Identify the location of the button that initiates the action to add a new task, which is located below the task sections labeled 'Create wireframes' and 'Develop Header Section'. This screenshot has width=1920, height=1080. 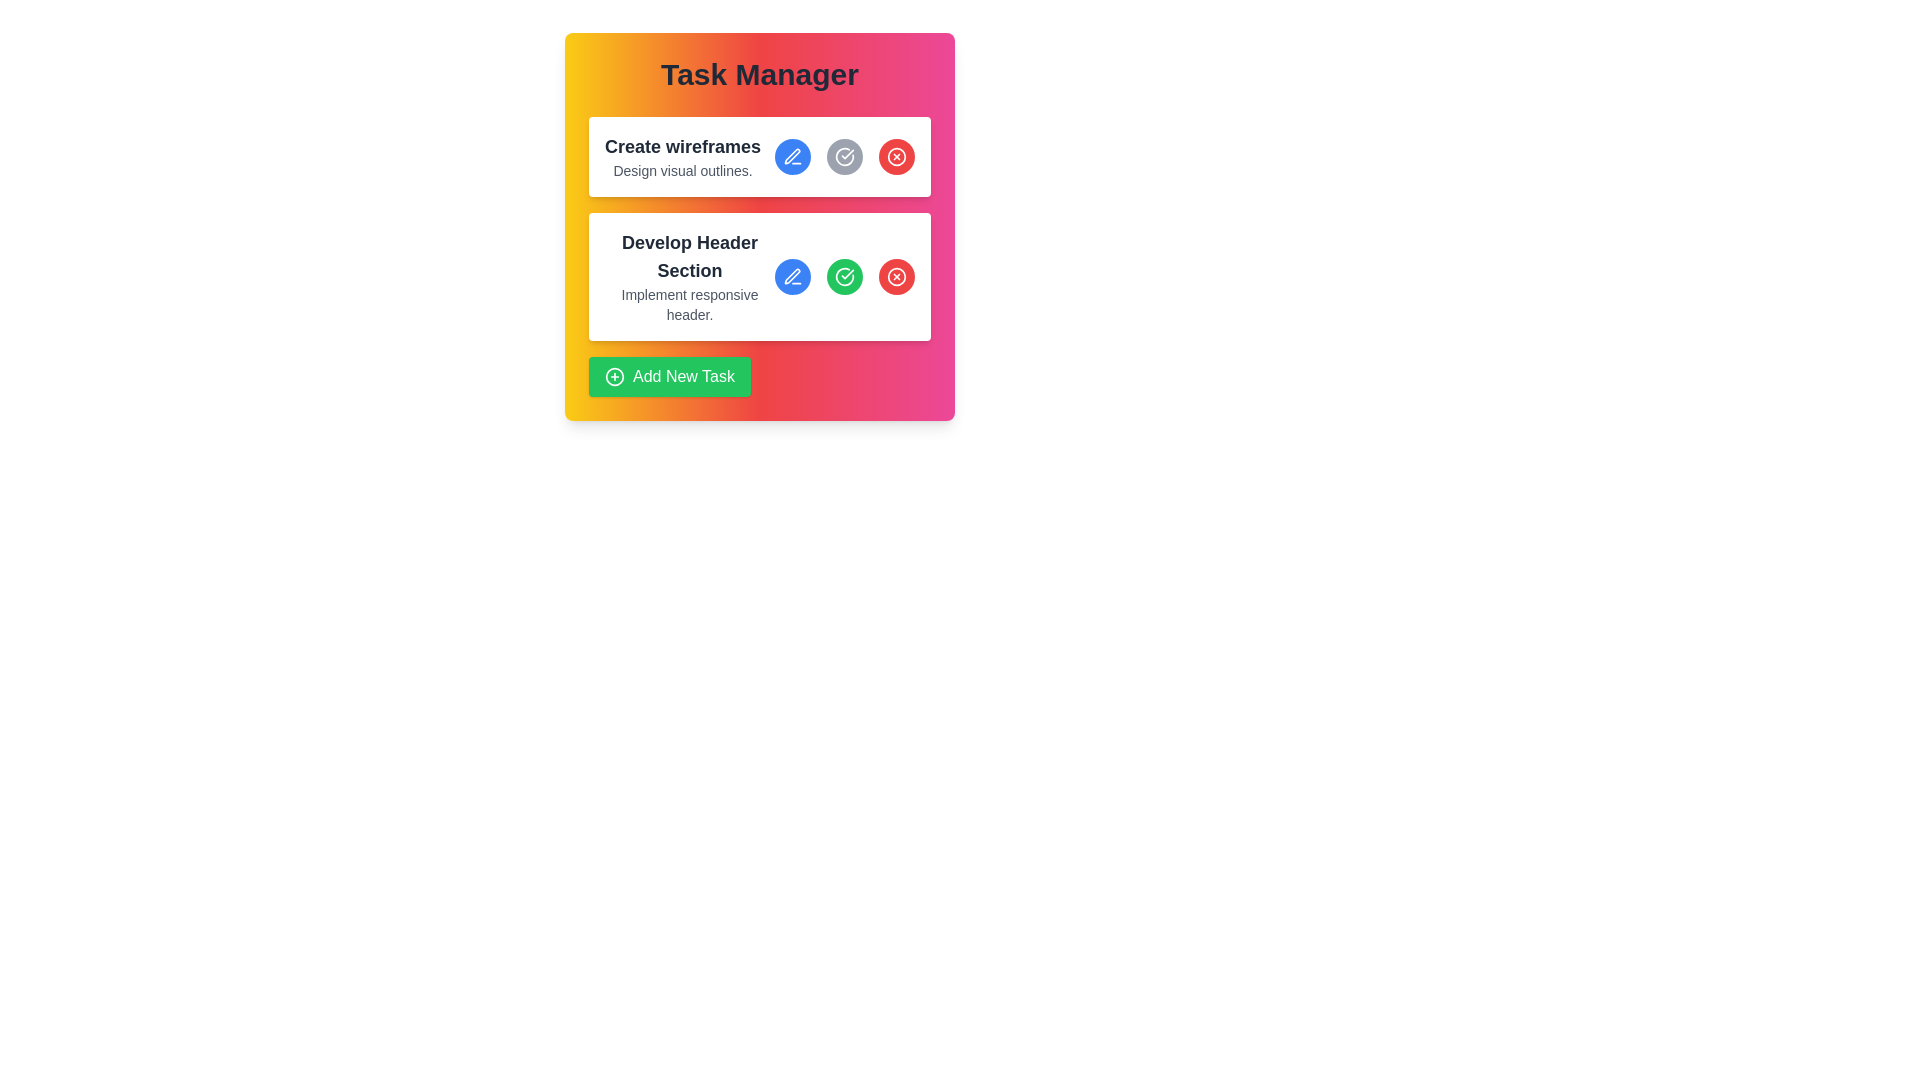
(670, 377).